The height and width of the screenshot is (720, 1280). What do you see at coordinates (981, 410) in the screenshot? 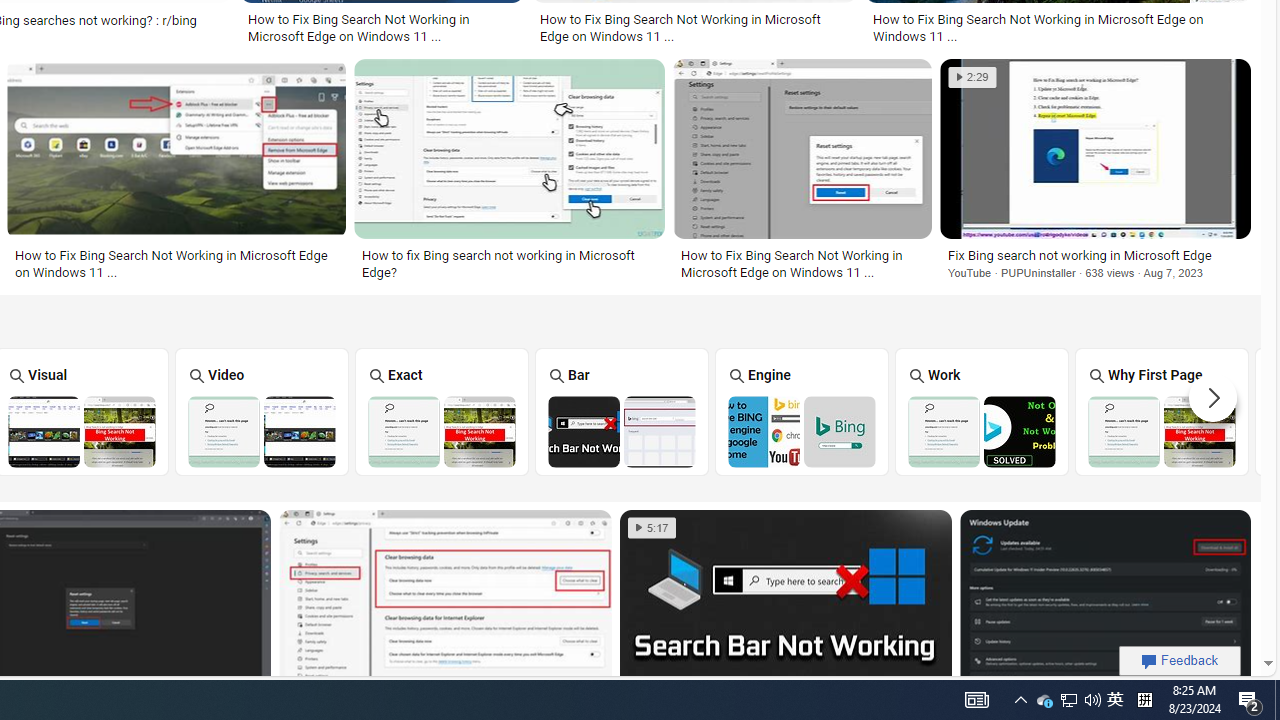
I see `'Bing Work Search Not Working Work'` at bounding box center [981, 410].